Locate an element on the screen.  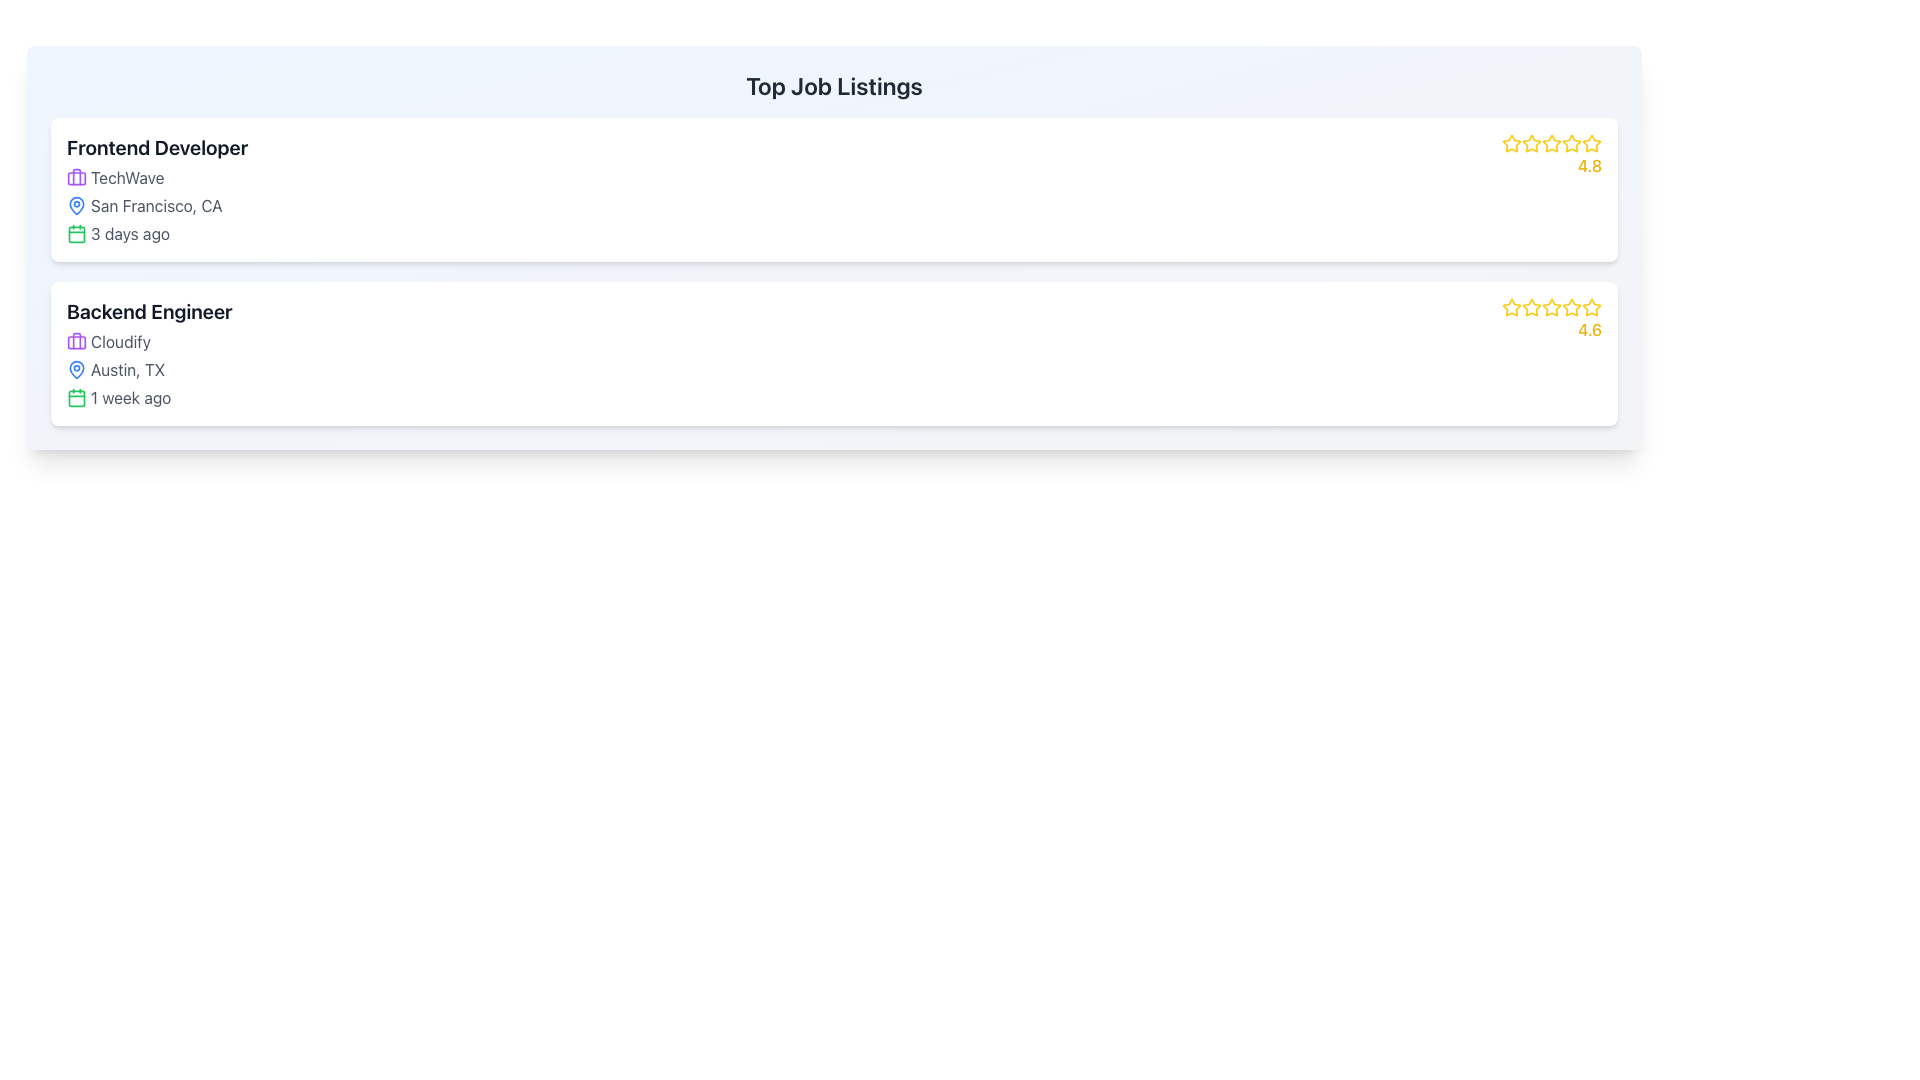
the fifth star in the graphical rating display for the job listing of 'Frontend Developer' is located at coordinates (1570, 142).